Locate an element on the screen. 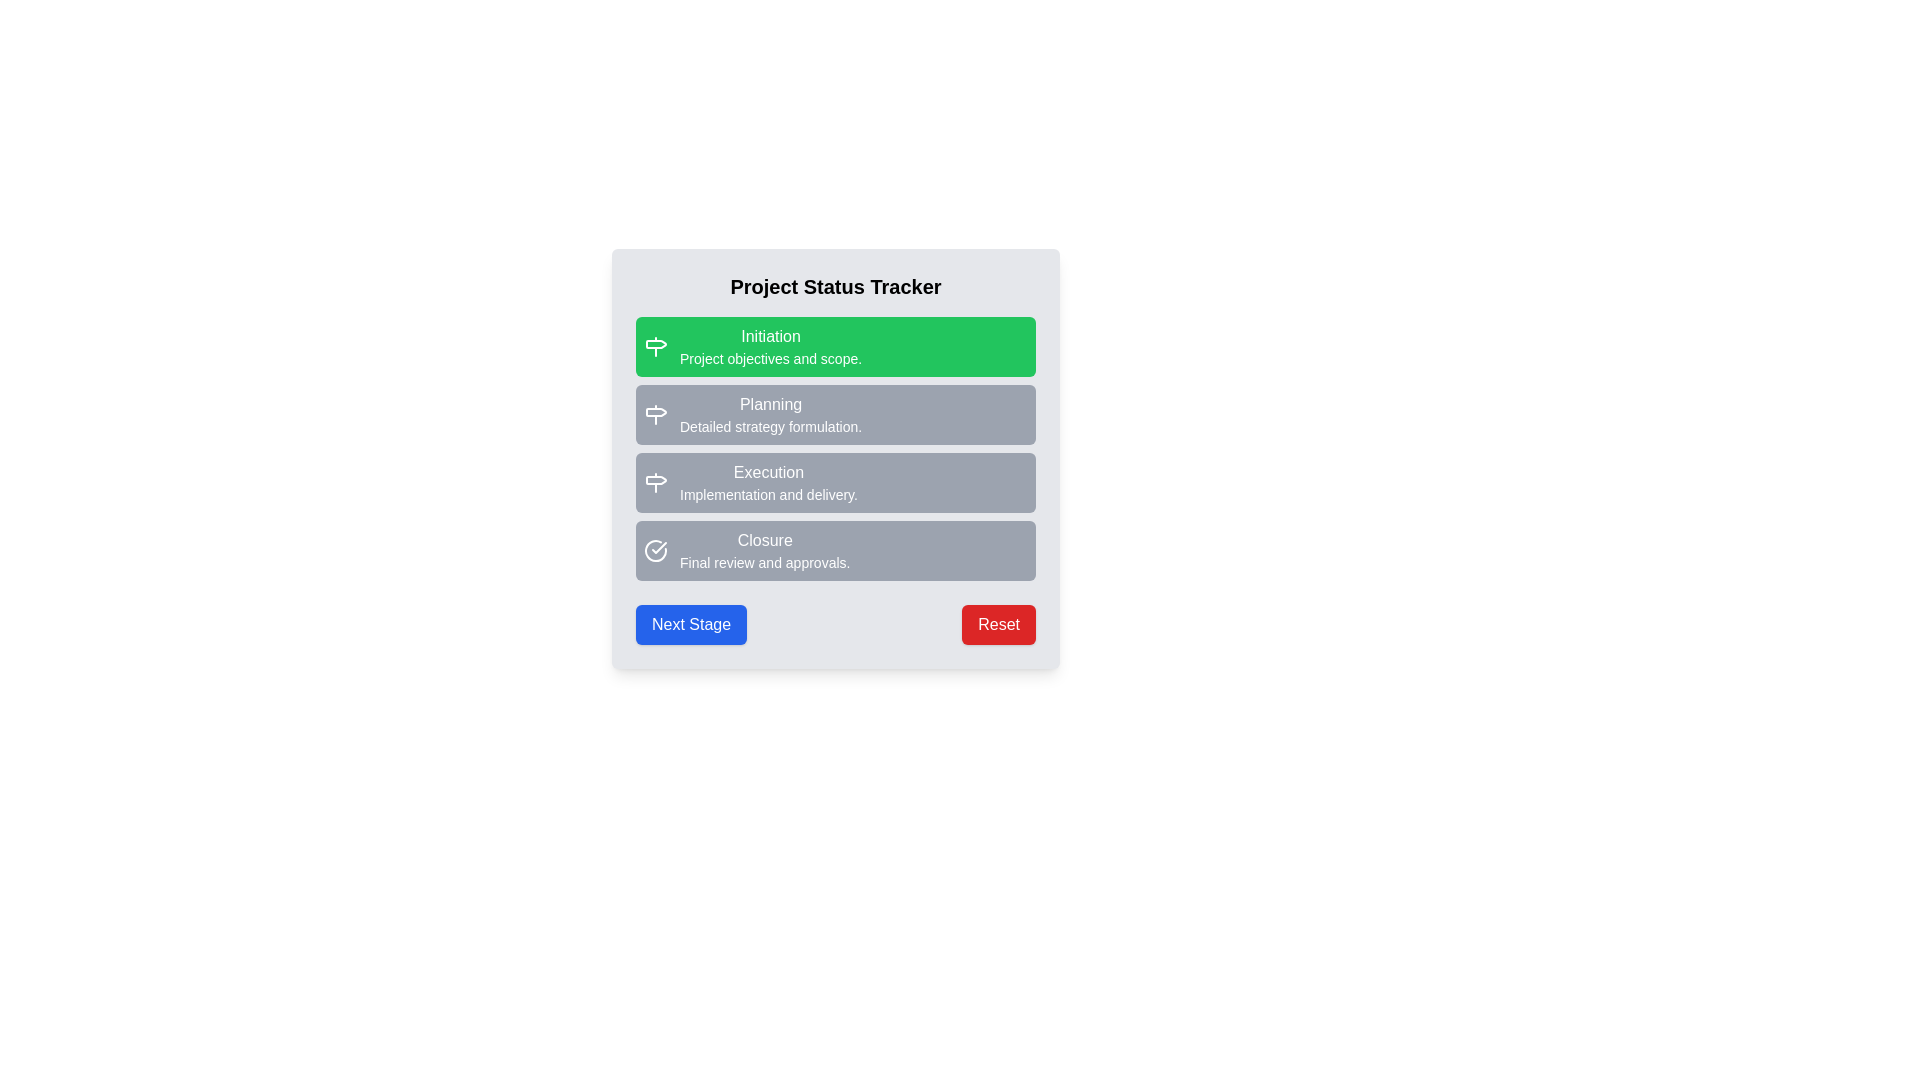 This screenshot has width=1920, height=1080. the completion status icon representing the 'Closure' stage in the progress tracker UI, located to the far left of the 'Closure' section is located at coordinates (656, 551).